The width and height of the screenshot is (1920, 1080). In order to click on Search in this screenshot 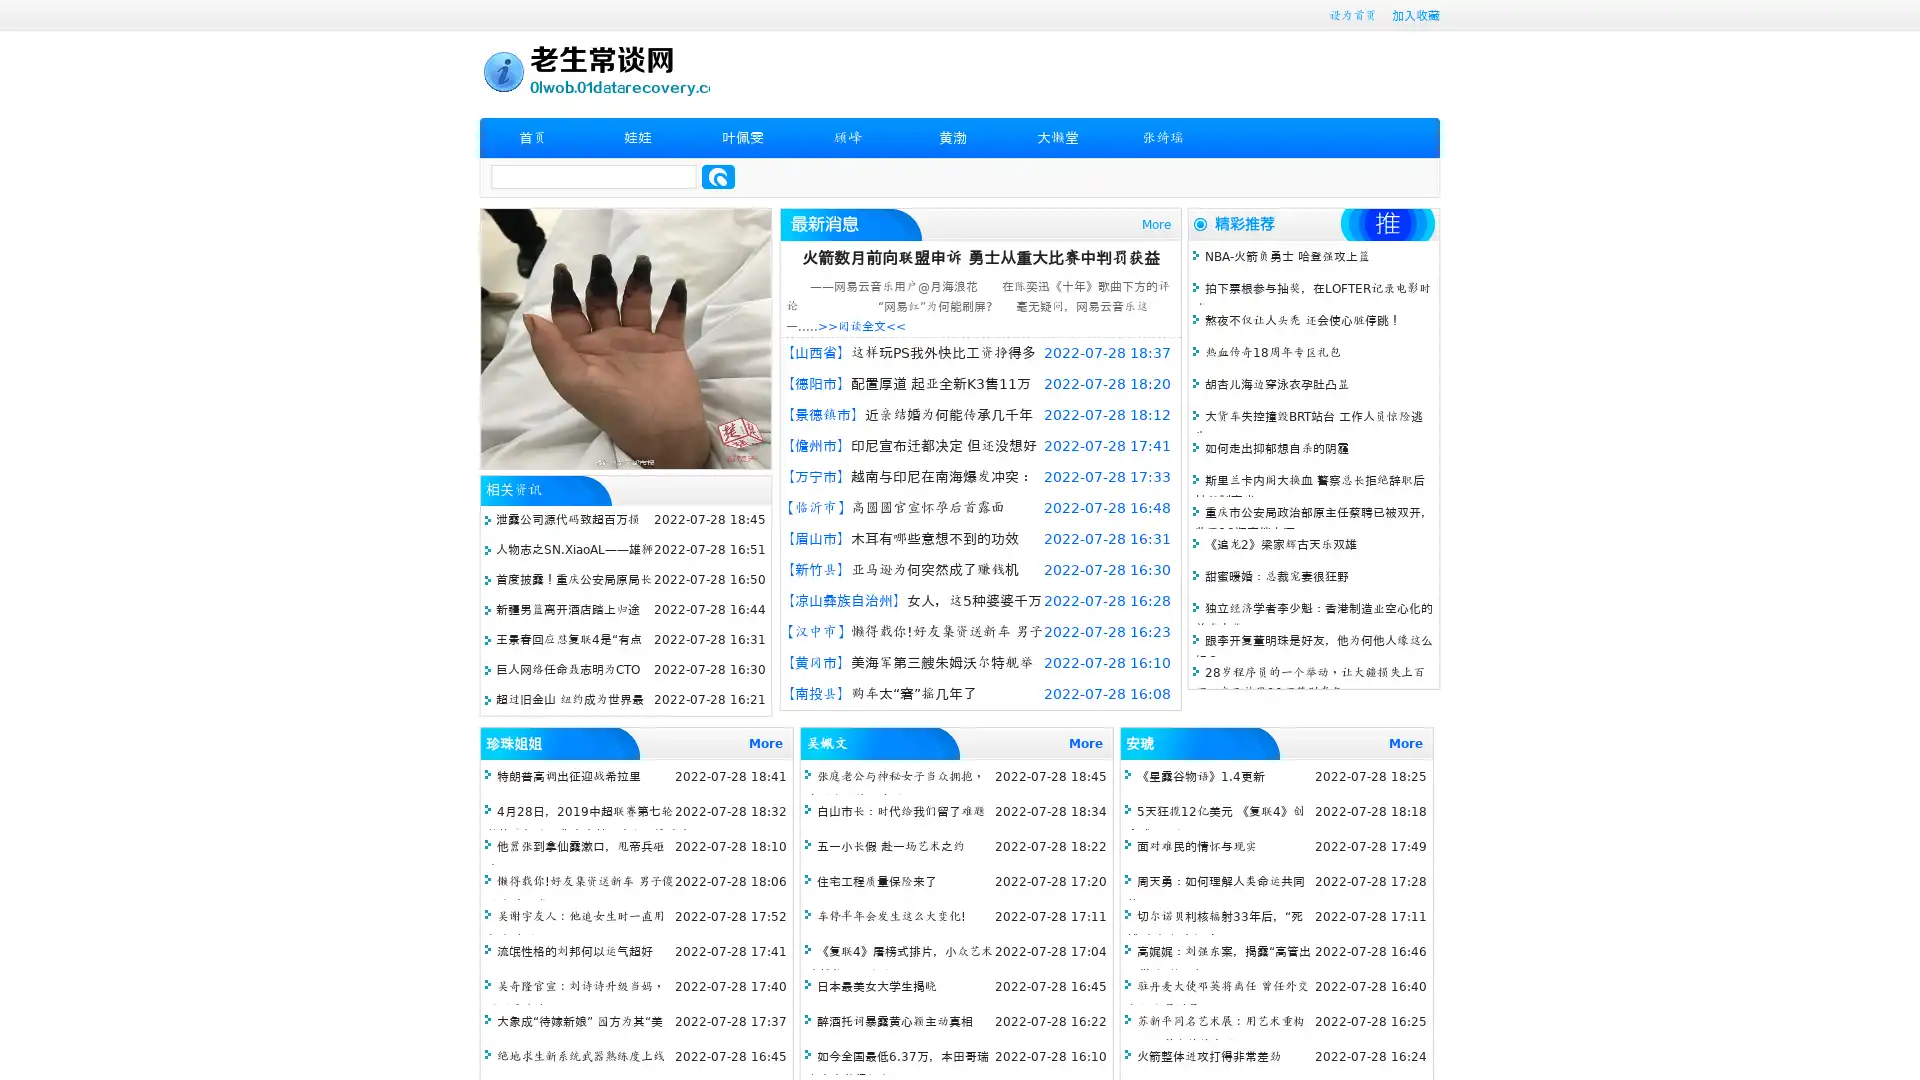, I will do `click(718, 176)`.